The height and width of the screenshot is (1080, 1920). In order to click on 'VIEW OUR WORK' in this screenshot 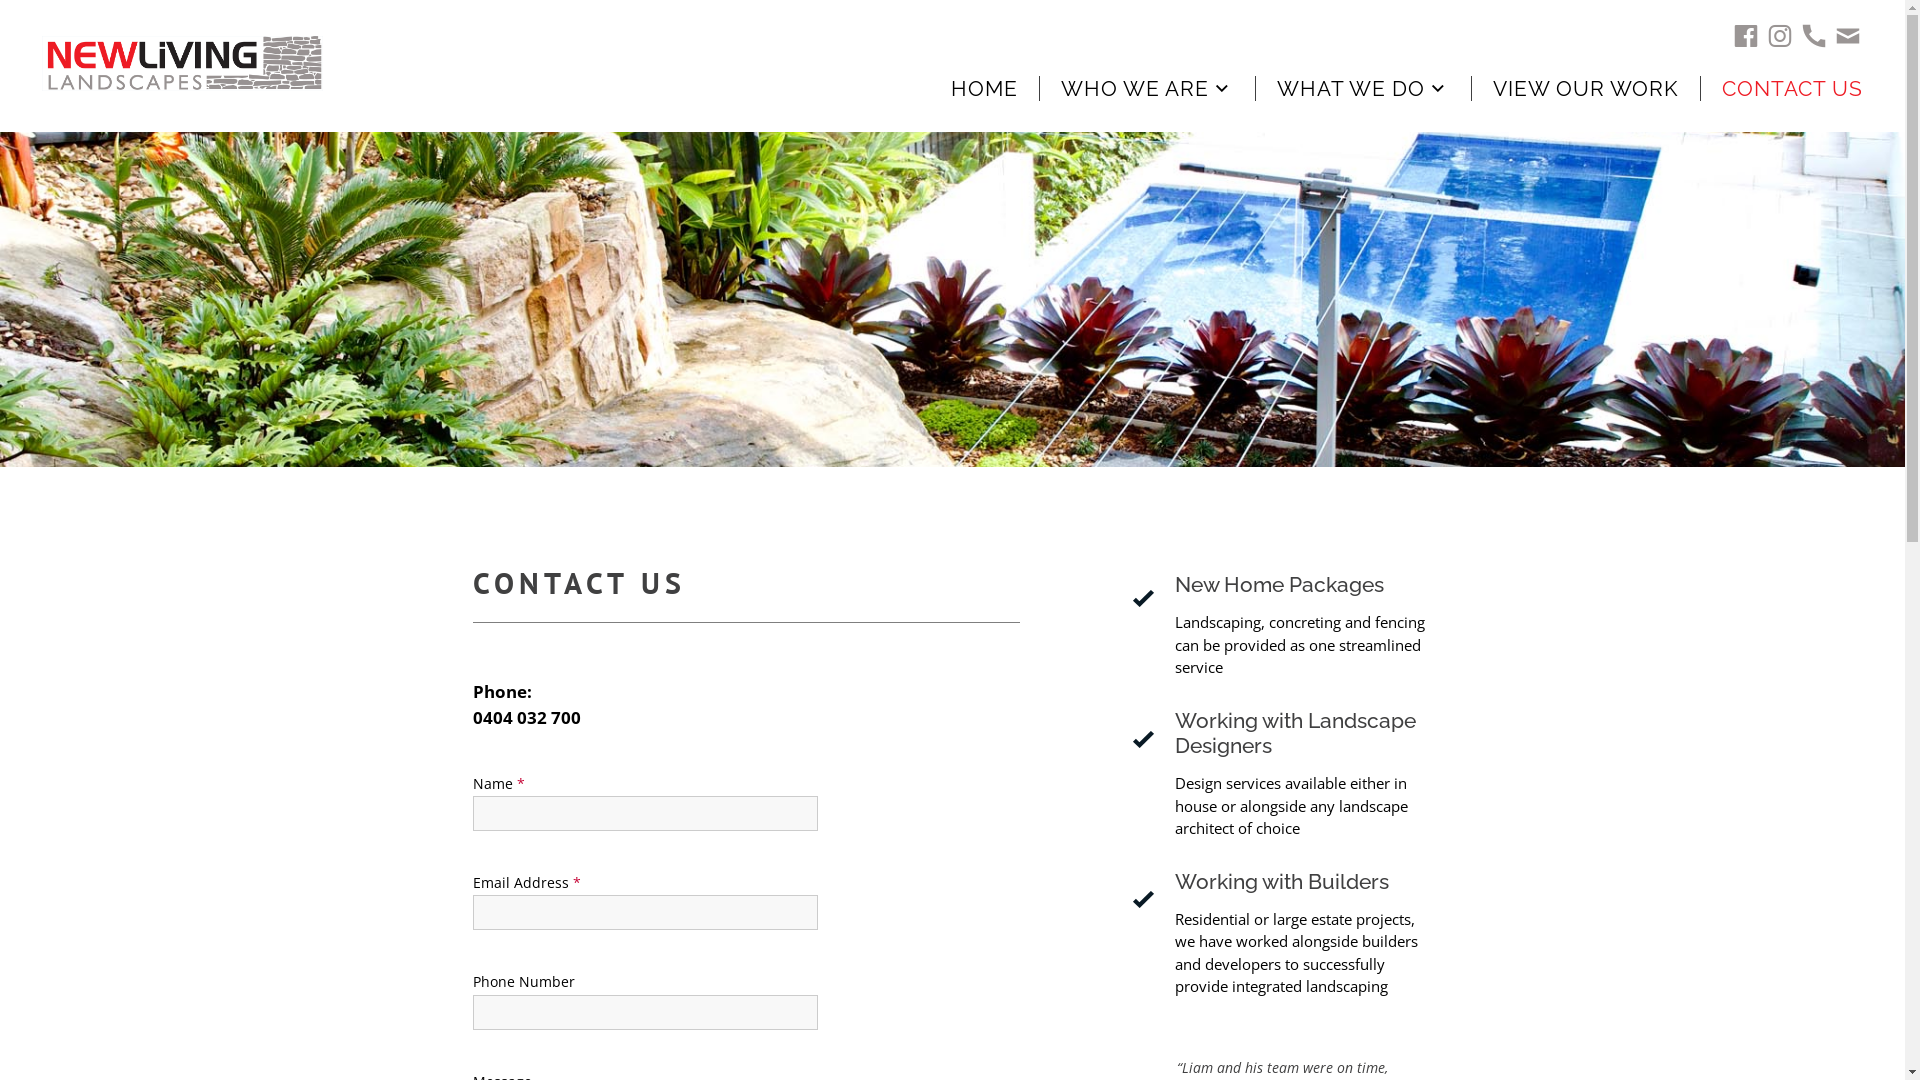, I will do `click(1492, 87)`.